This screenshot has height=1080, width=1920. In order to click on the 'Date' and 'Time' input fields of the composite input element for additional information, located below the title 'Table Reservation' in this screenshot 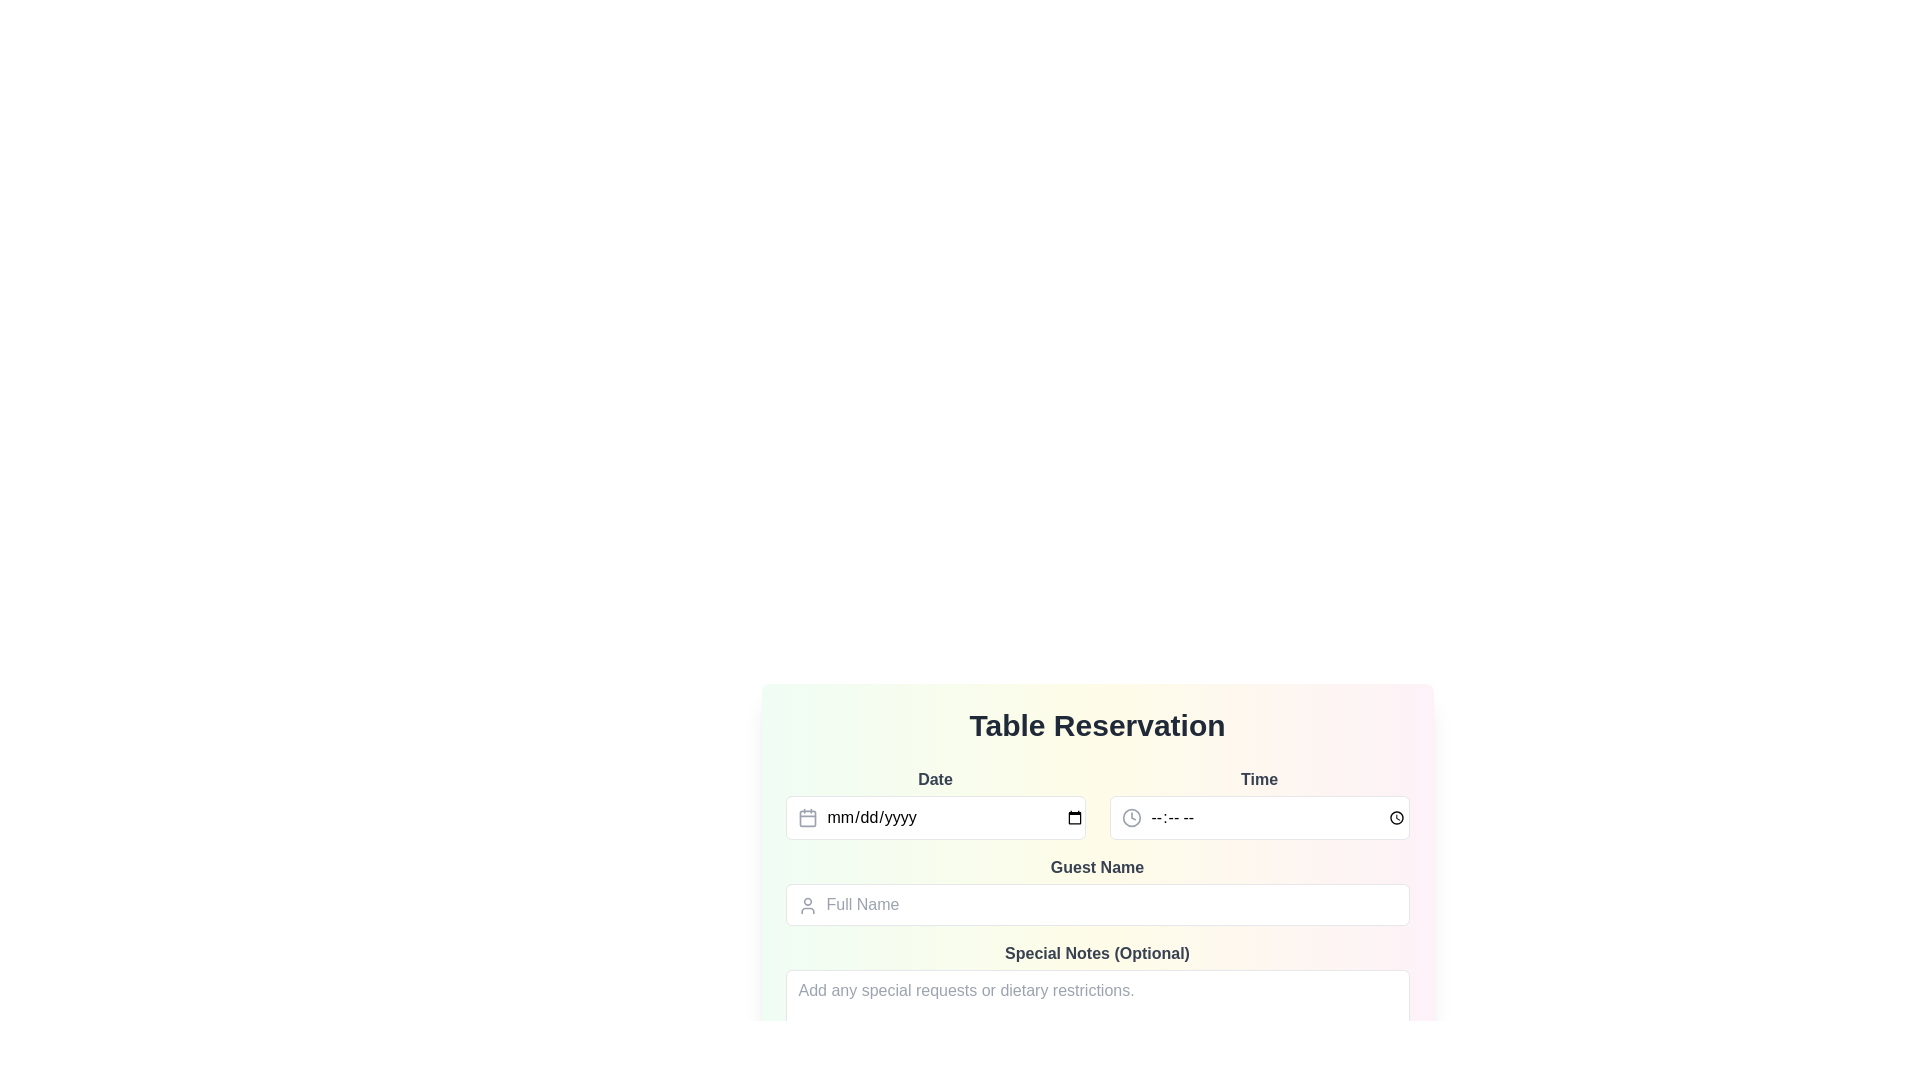, I will do `click(1096, 802)`.